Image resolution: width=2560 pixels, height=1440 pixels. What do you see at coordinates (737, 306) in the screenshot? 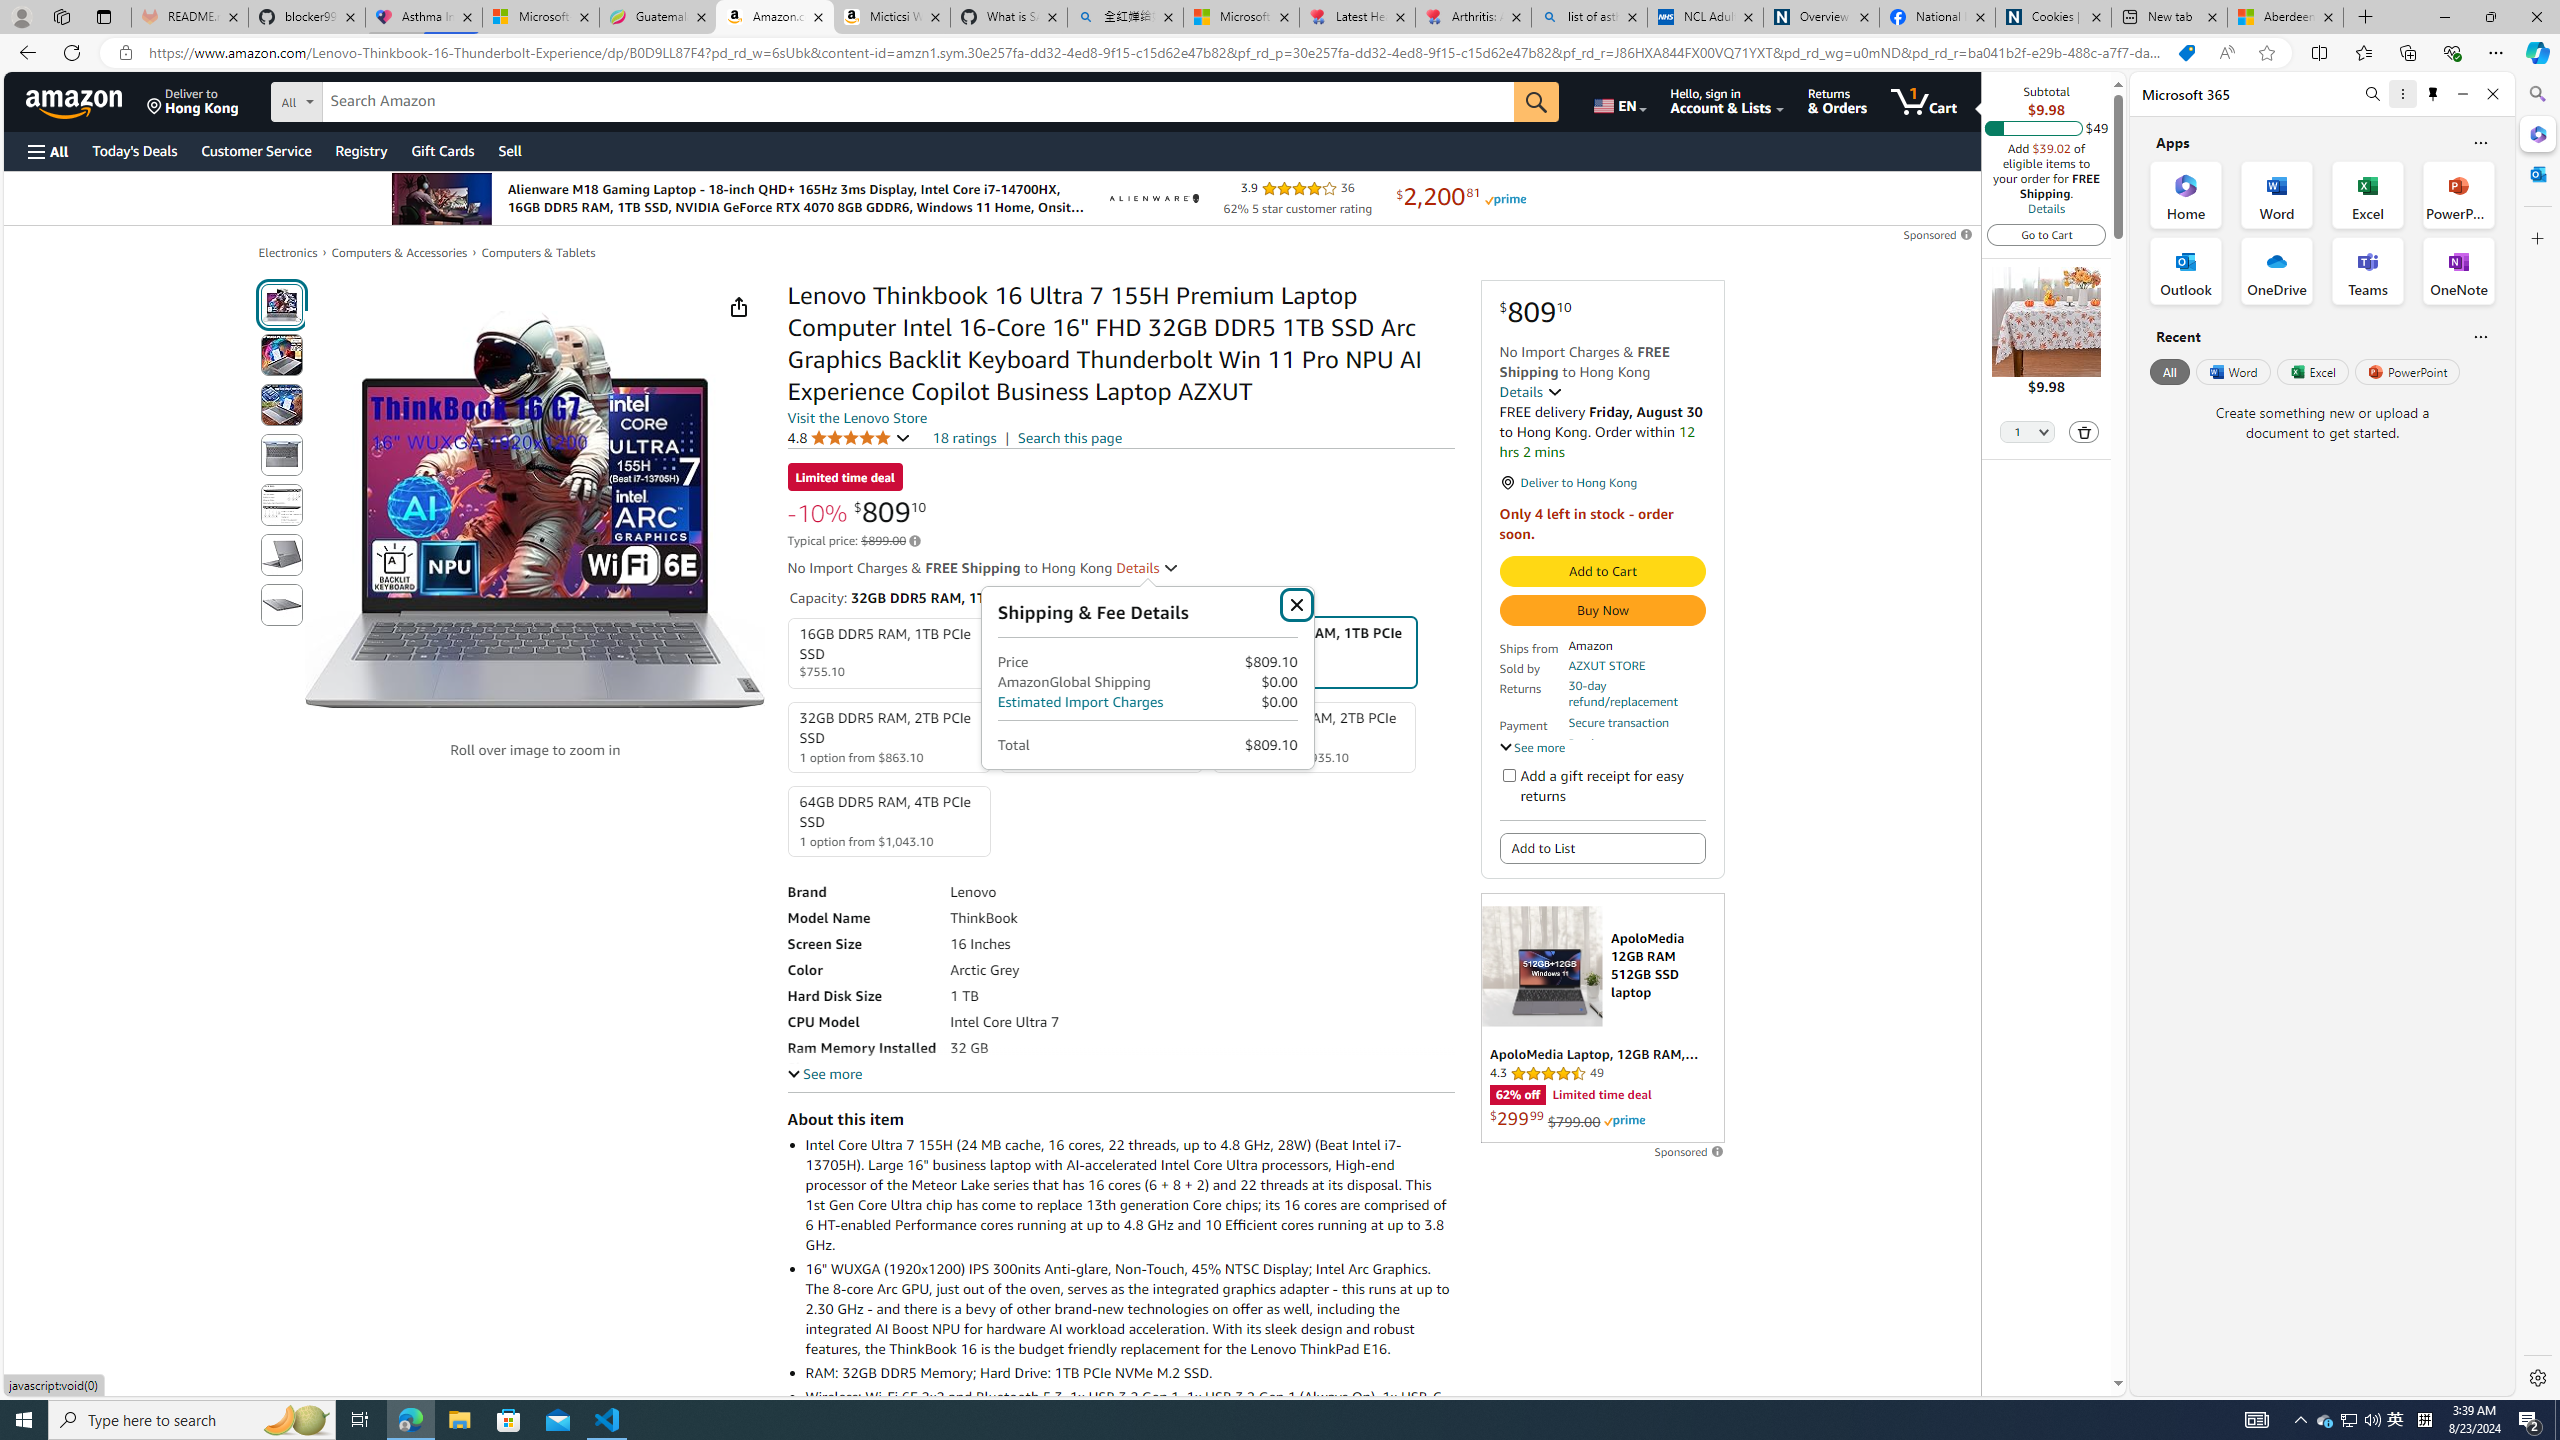
I see `'Share'` at bounding box center [737, 306].